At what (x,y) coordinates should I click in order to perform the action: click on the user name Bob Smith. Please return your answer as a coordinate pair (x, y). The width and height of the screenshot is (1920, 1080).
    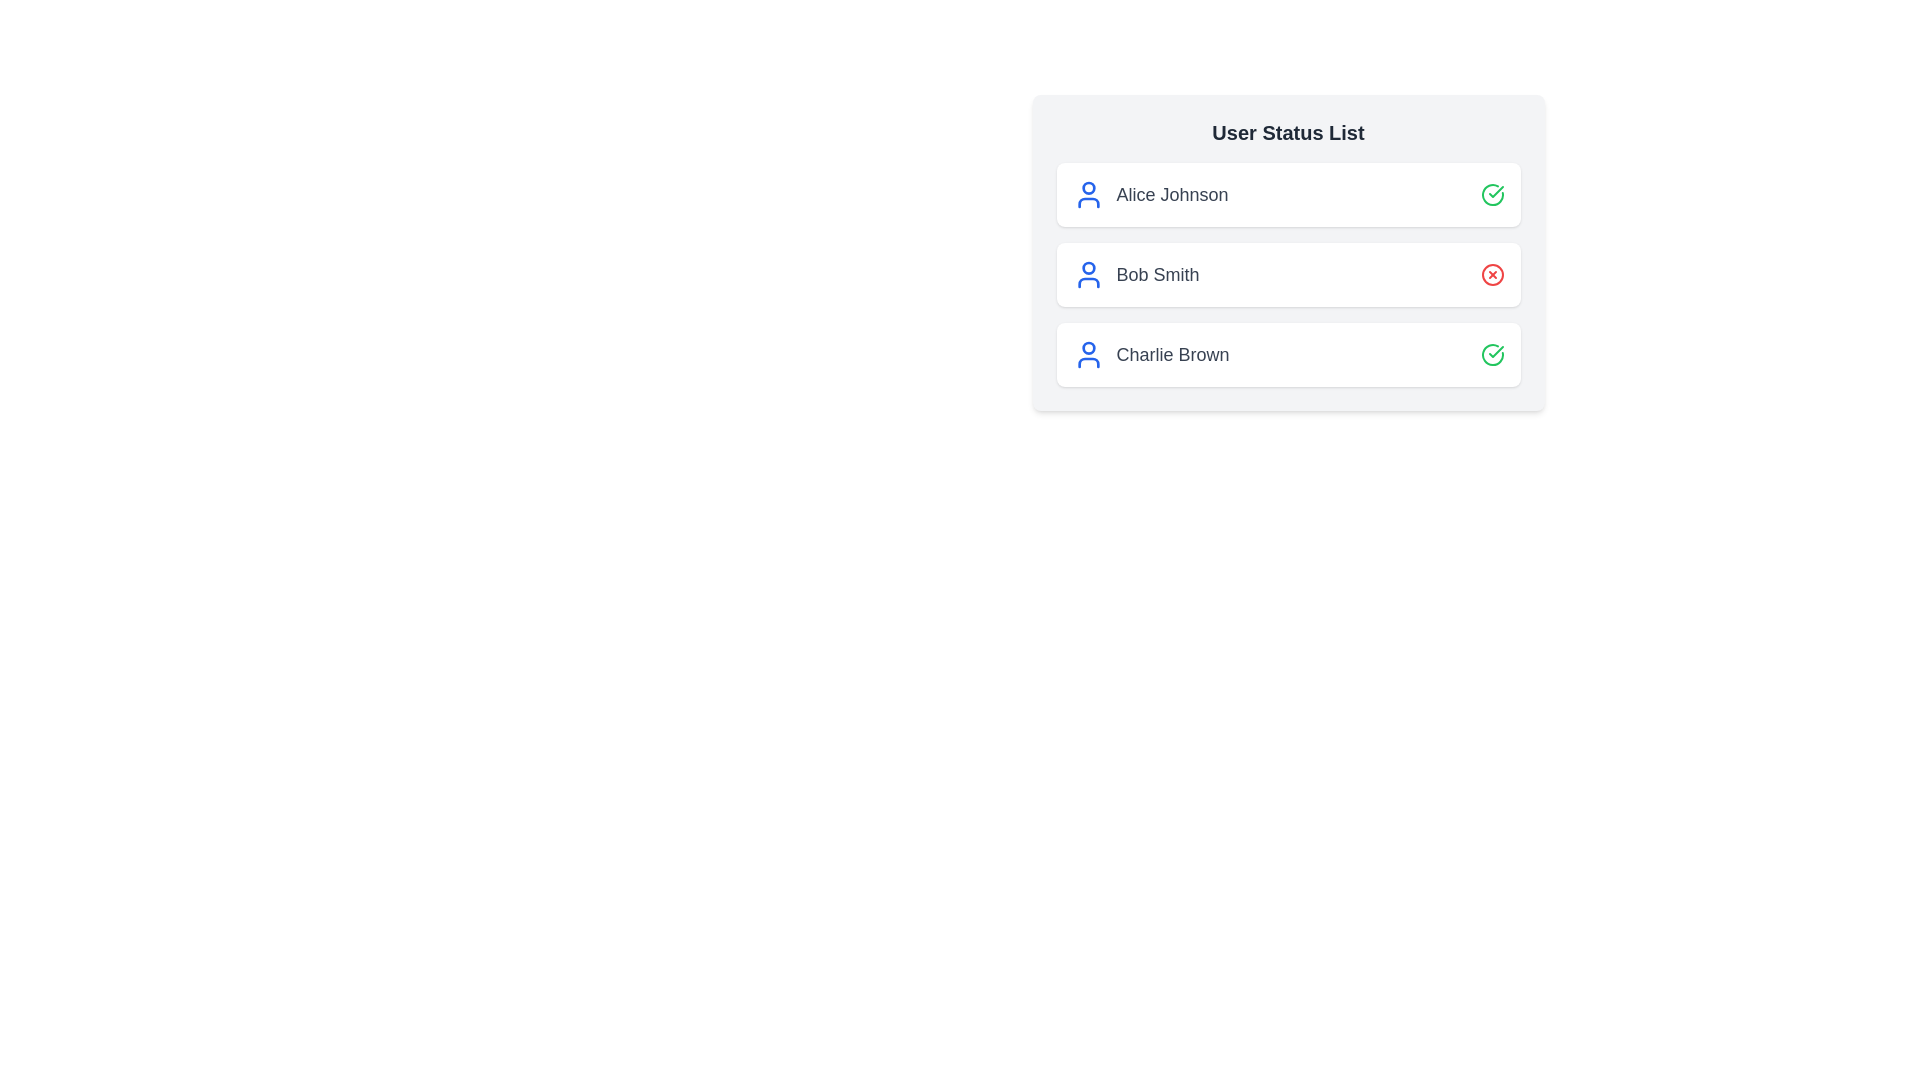
    Looking at the image, I should click on (1288, 274).